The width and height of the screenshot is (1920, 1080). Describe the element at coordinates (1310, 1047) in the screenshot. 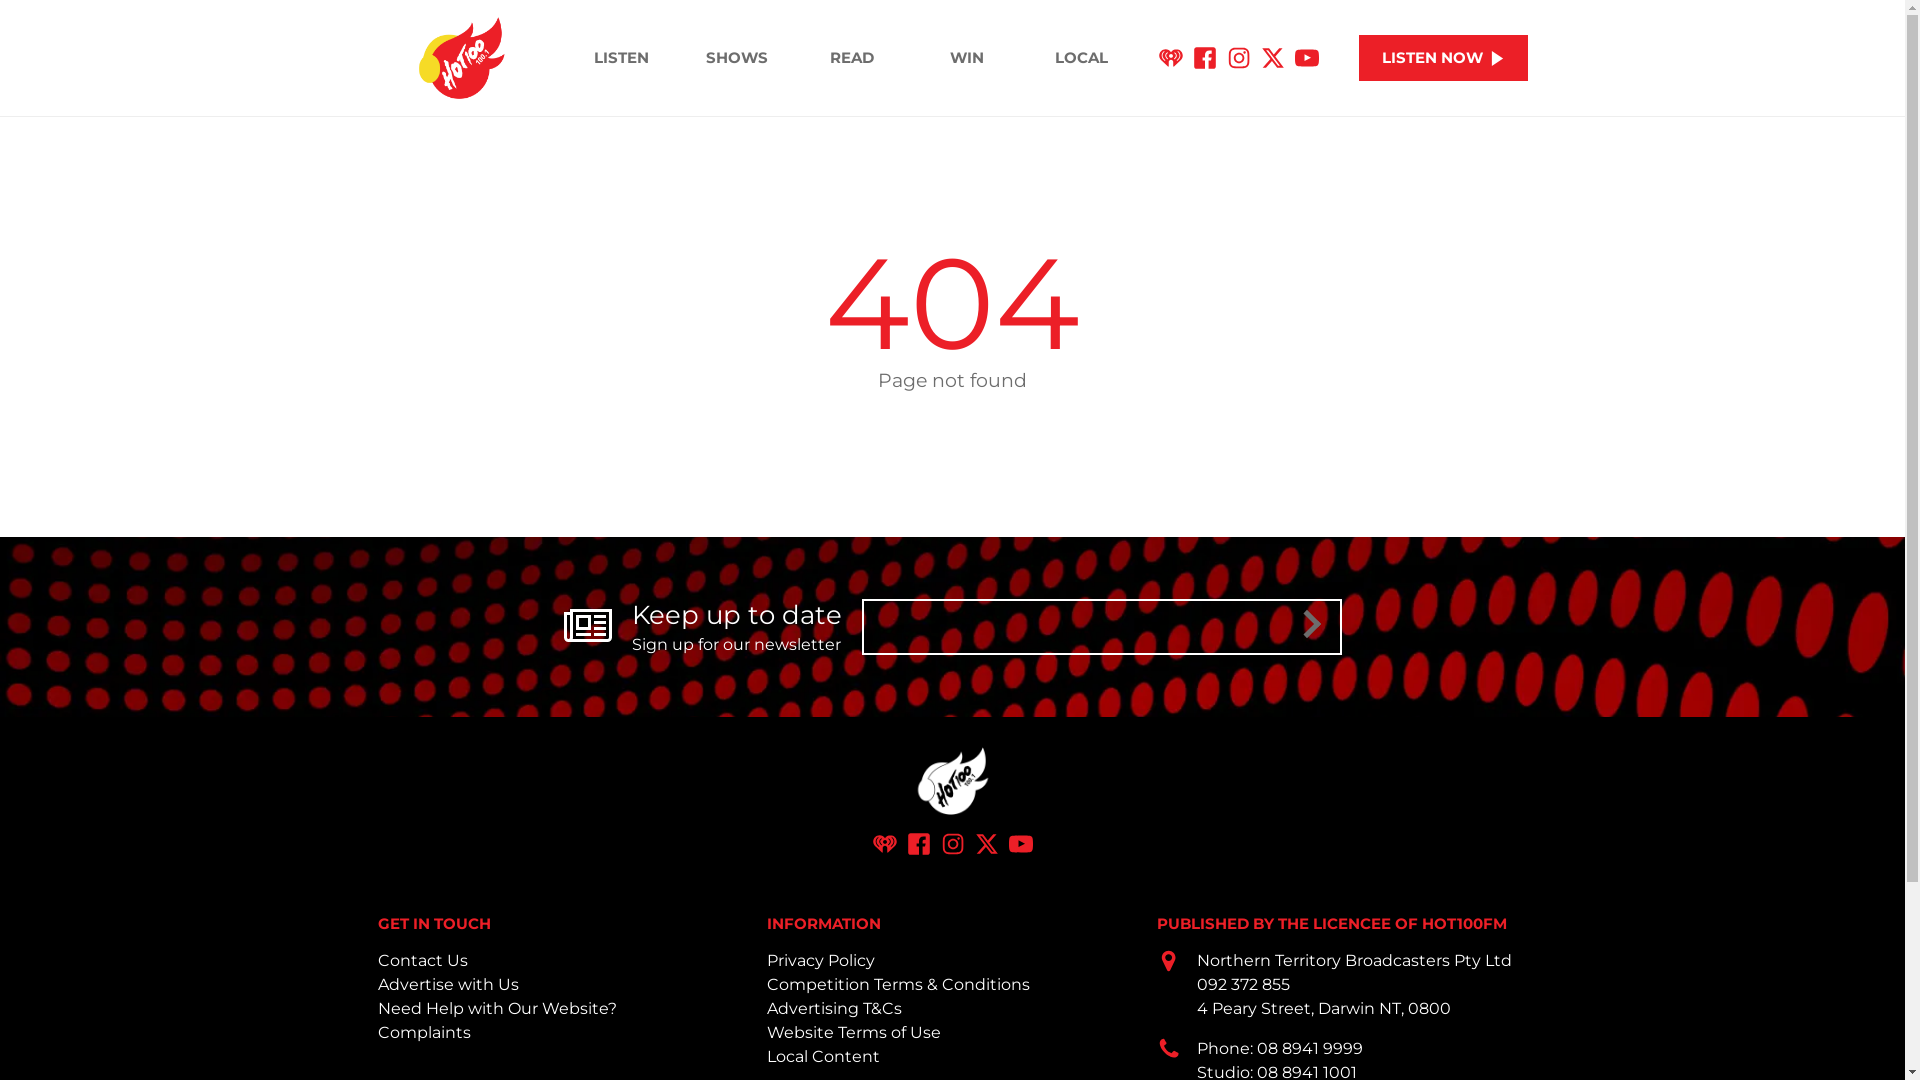

I see `'08 8941 9999'` at that location.